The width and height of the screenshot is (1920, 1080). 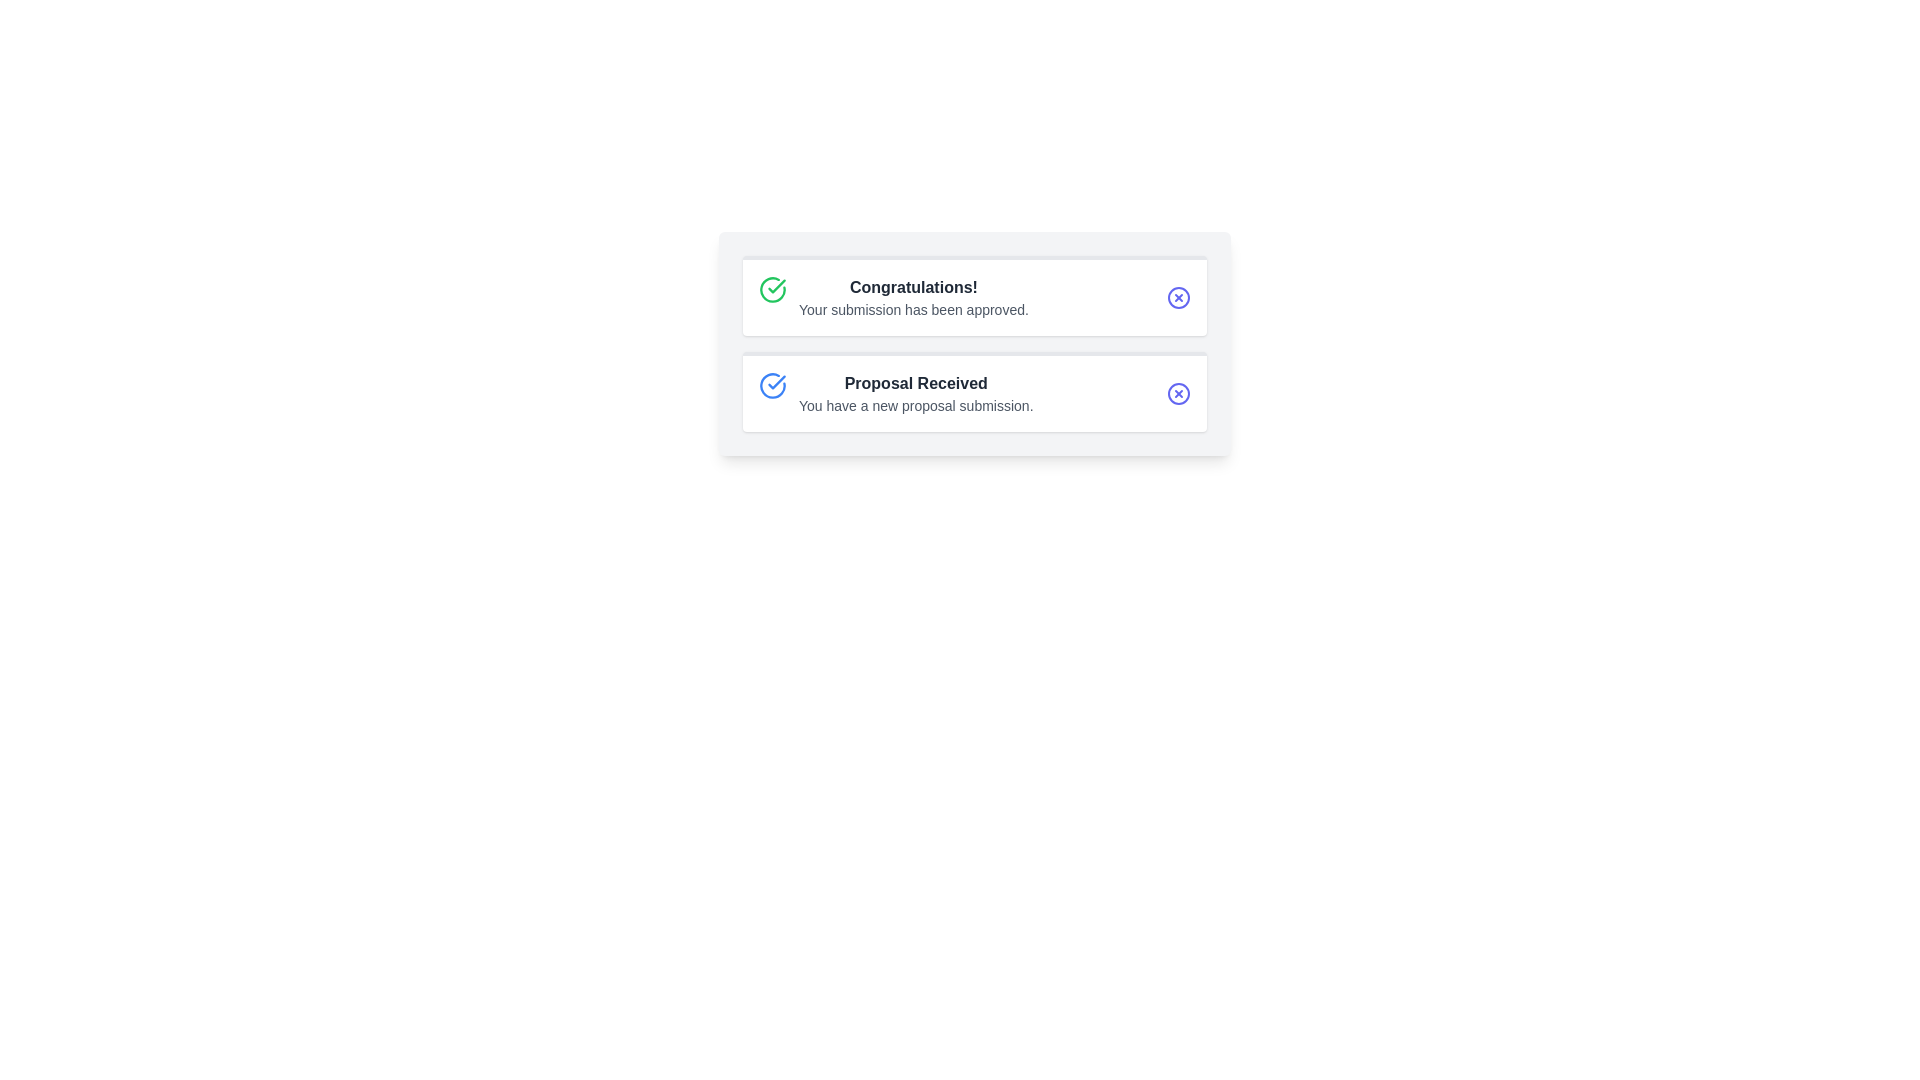 I want to click on the close button on the far right of the 'Congratulations!' notification, so click(x=1179, y=297).